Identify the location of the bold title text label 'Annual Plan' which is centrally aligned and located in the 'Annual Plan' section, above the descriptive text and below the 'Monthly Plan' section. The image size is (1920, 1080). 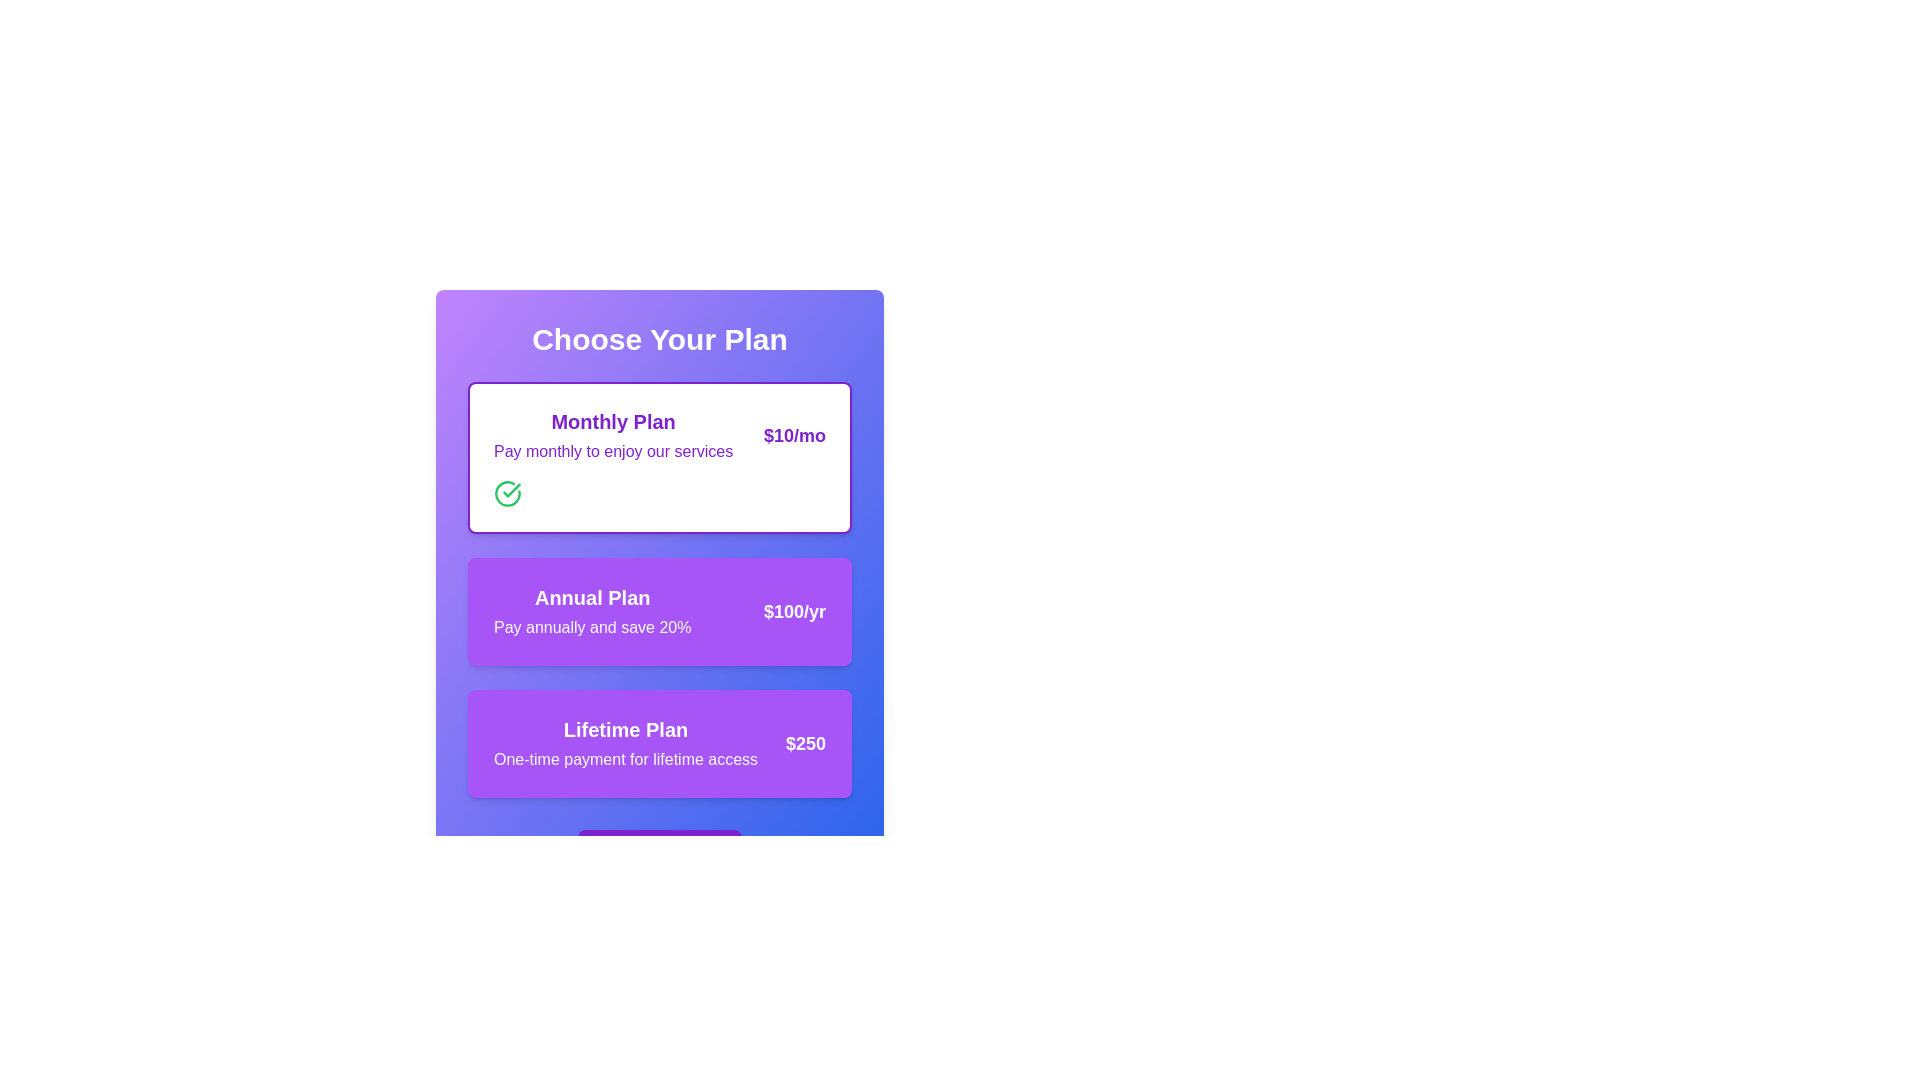
(591, 596).